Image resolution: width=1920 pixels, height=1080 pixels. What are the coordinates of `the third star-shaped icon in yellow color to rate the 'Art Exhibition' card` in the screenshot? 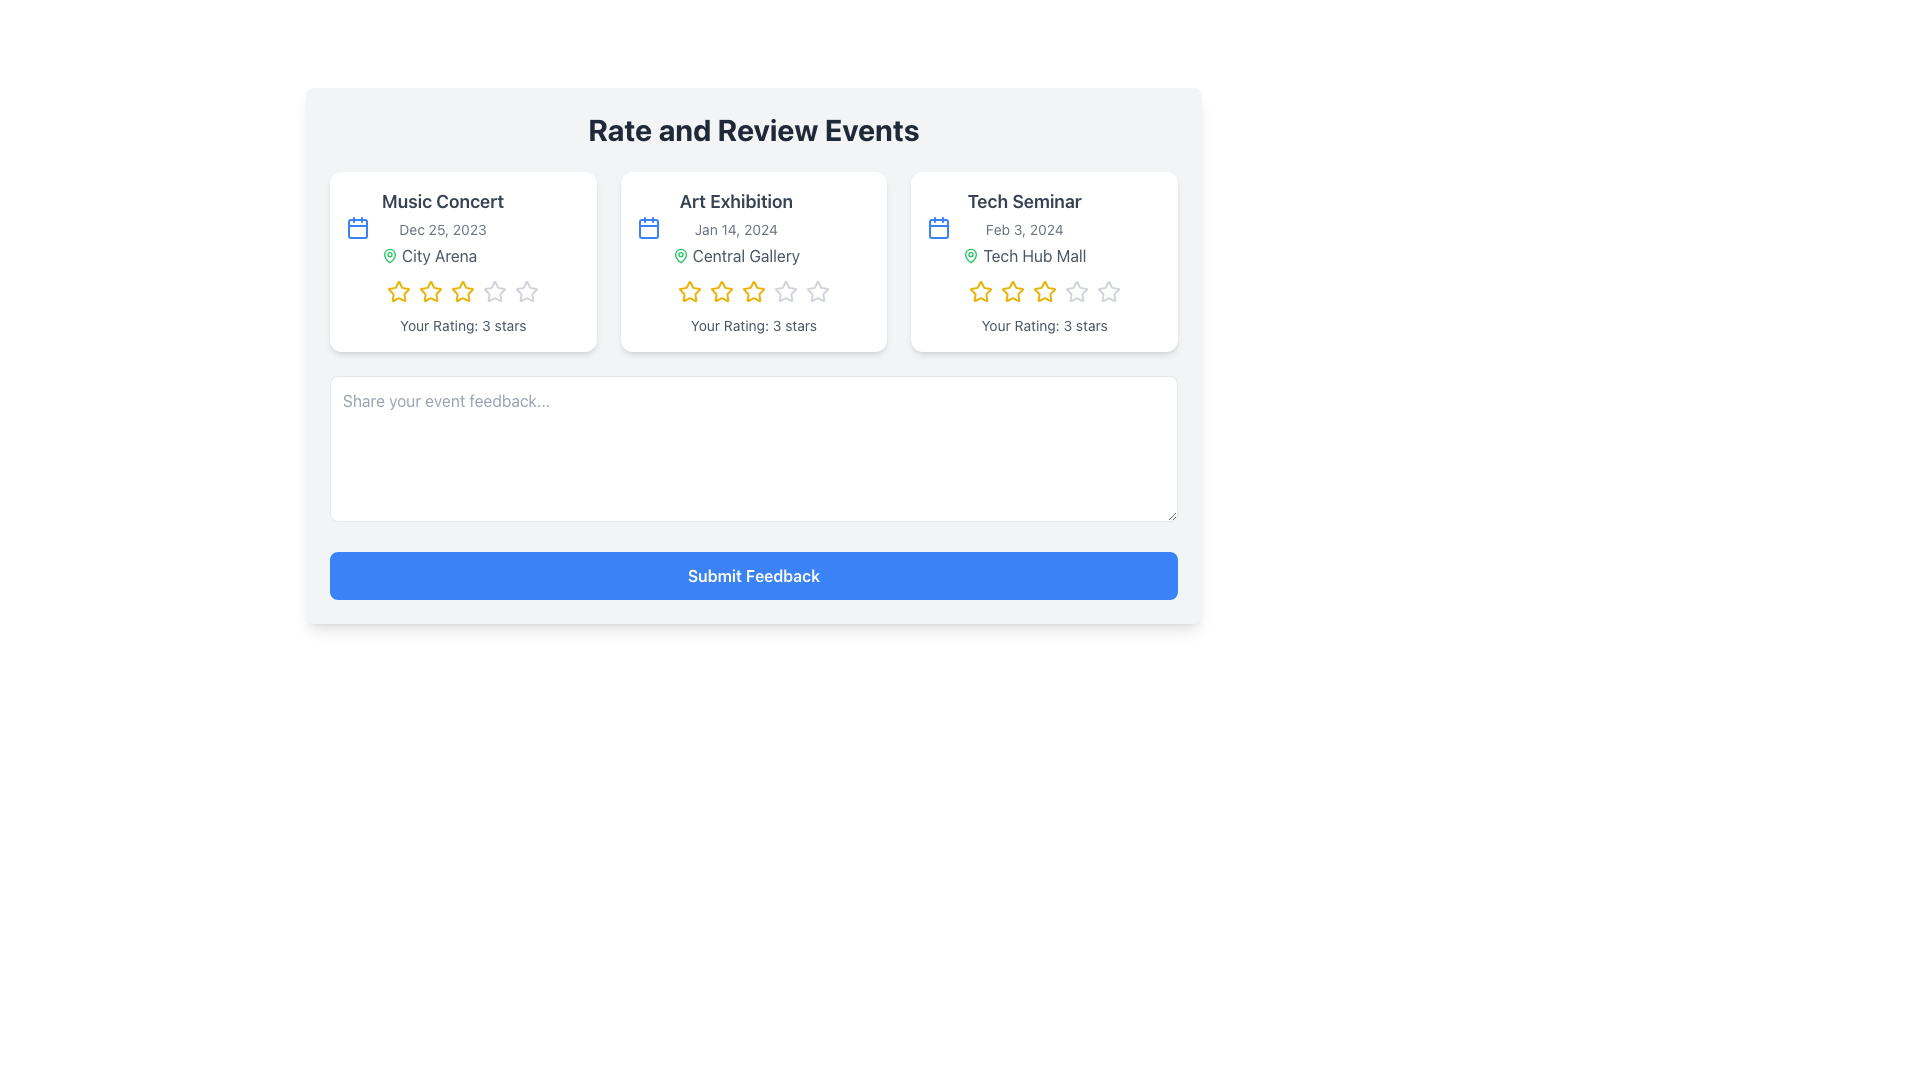 It's located at (720, 291).